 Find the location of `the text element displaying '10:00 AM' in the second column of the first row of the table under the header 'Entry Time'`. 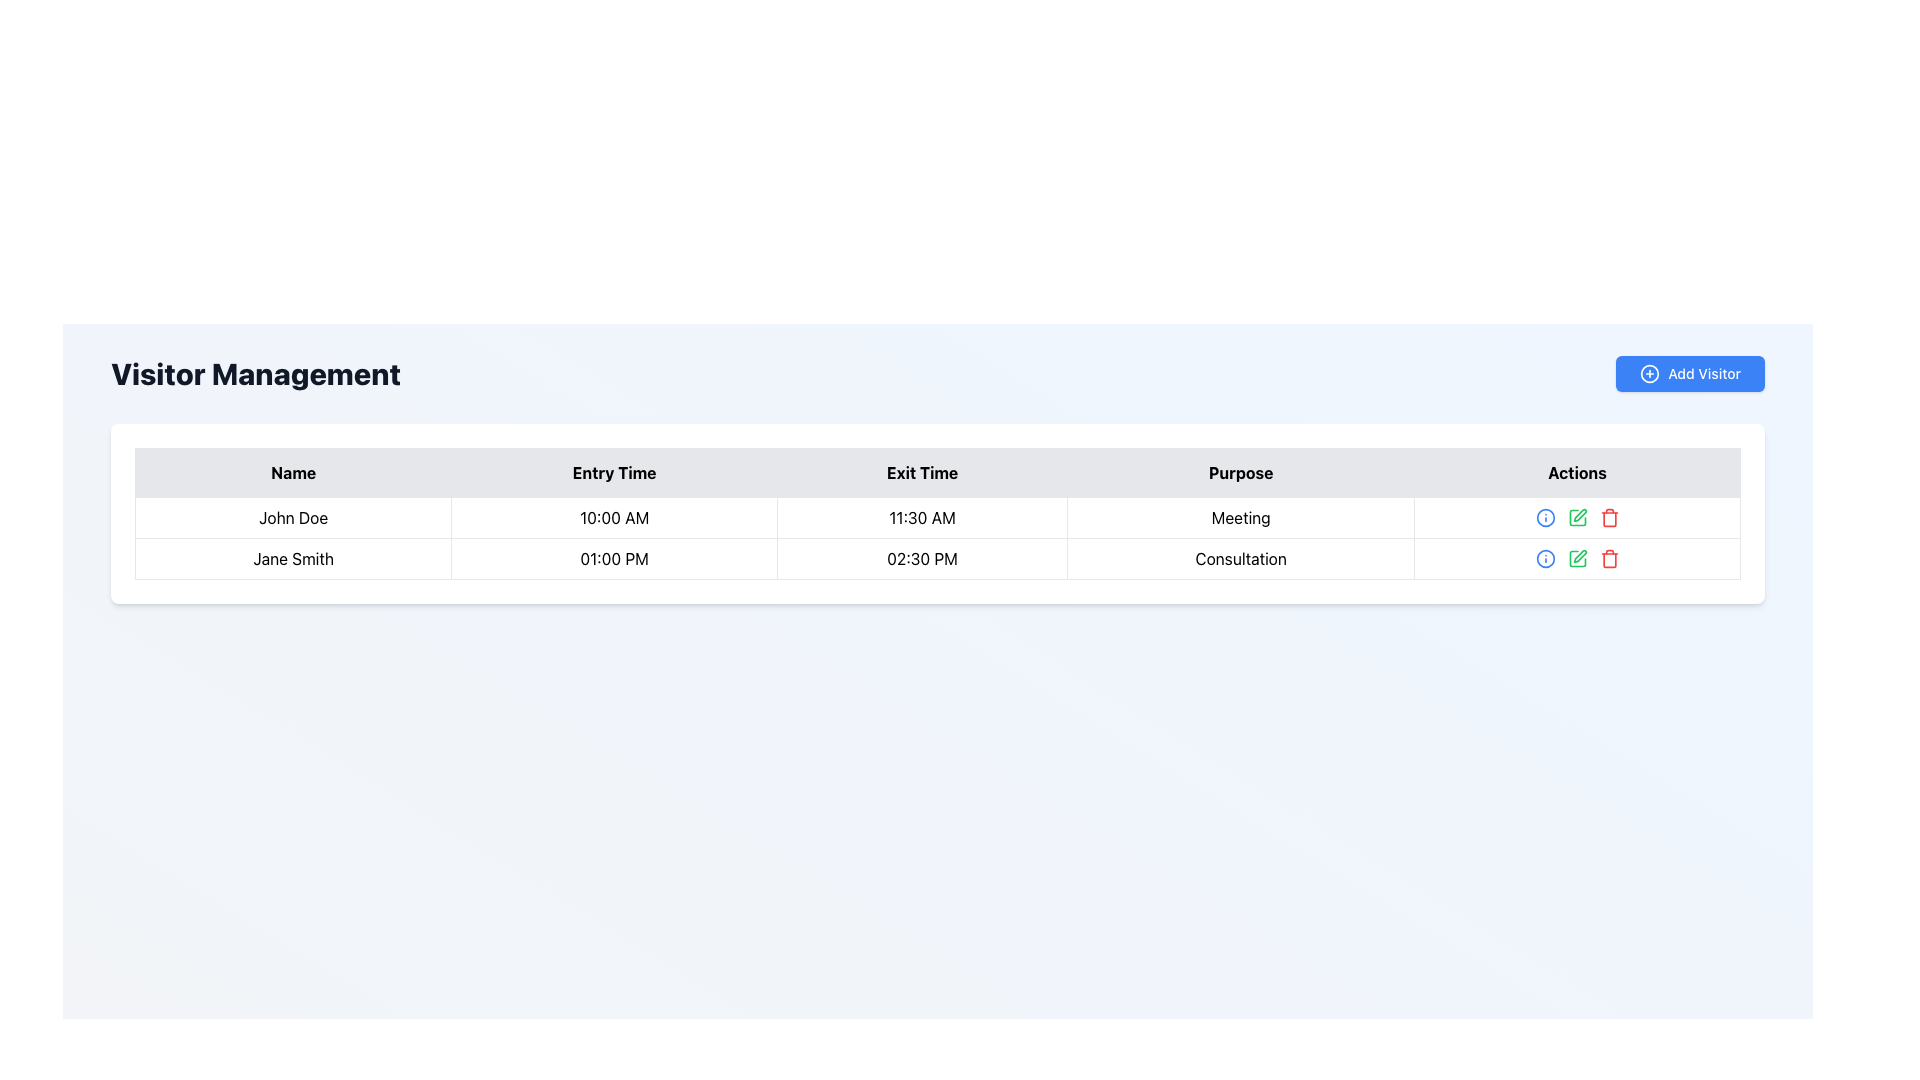

the text element displaying '10:00 AM' in the second column of the first row of the table under the header 'Entry Time' is located at coordinates (613, 516).